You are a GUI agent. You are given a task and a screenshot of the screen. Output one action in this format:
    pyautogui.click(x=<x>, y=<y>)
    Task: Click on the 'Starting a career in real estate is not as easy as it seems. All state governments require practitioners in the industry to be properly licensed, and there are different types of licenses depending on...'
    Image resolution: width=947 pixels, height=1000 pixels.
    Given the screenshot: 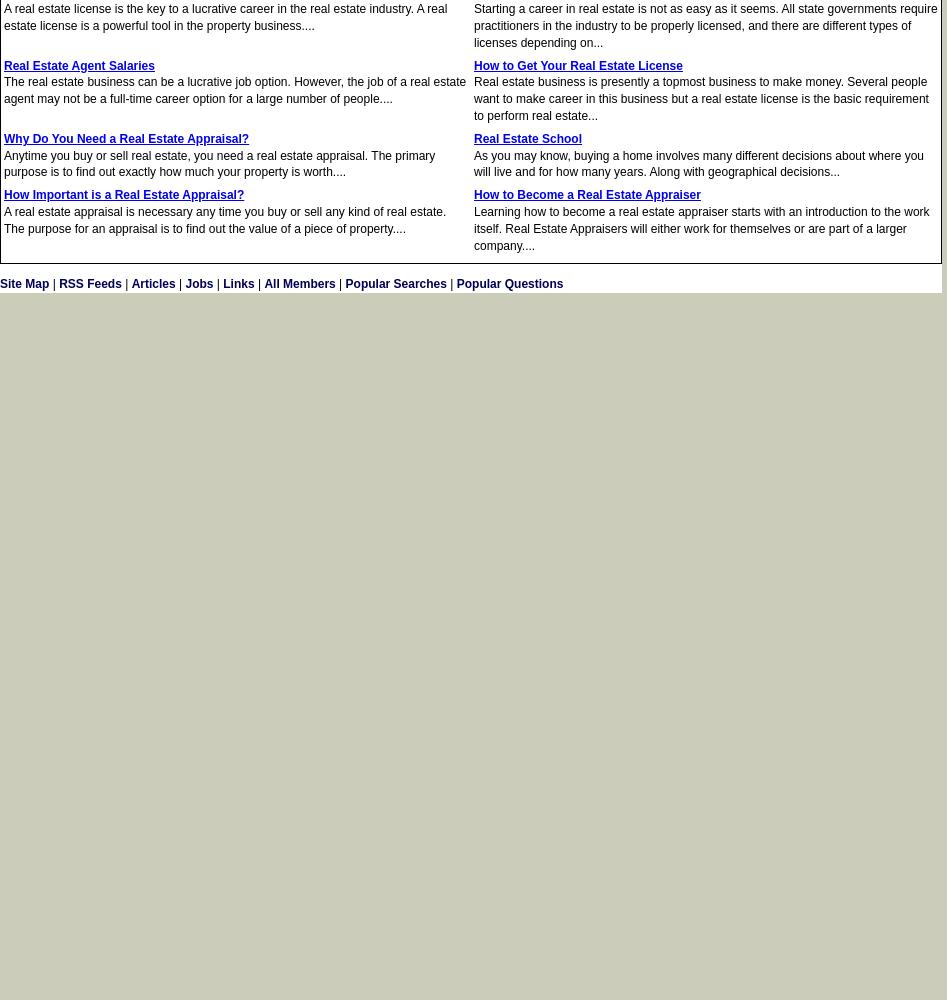 What is the action you would take?
    pyautogui.click(x=704, y=25)
    